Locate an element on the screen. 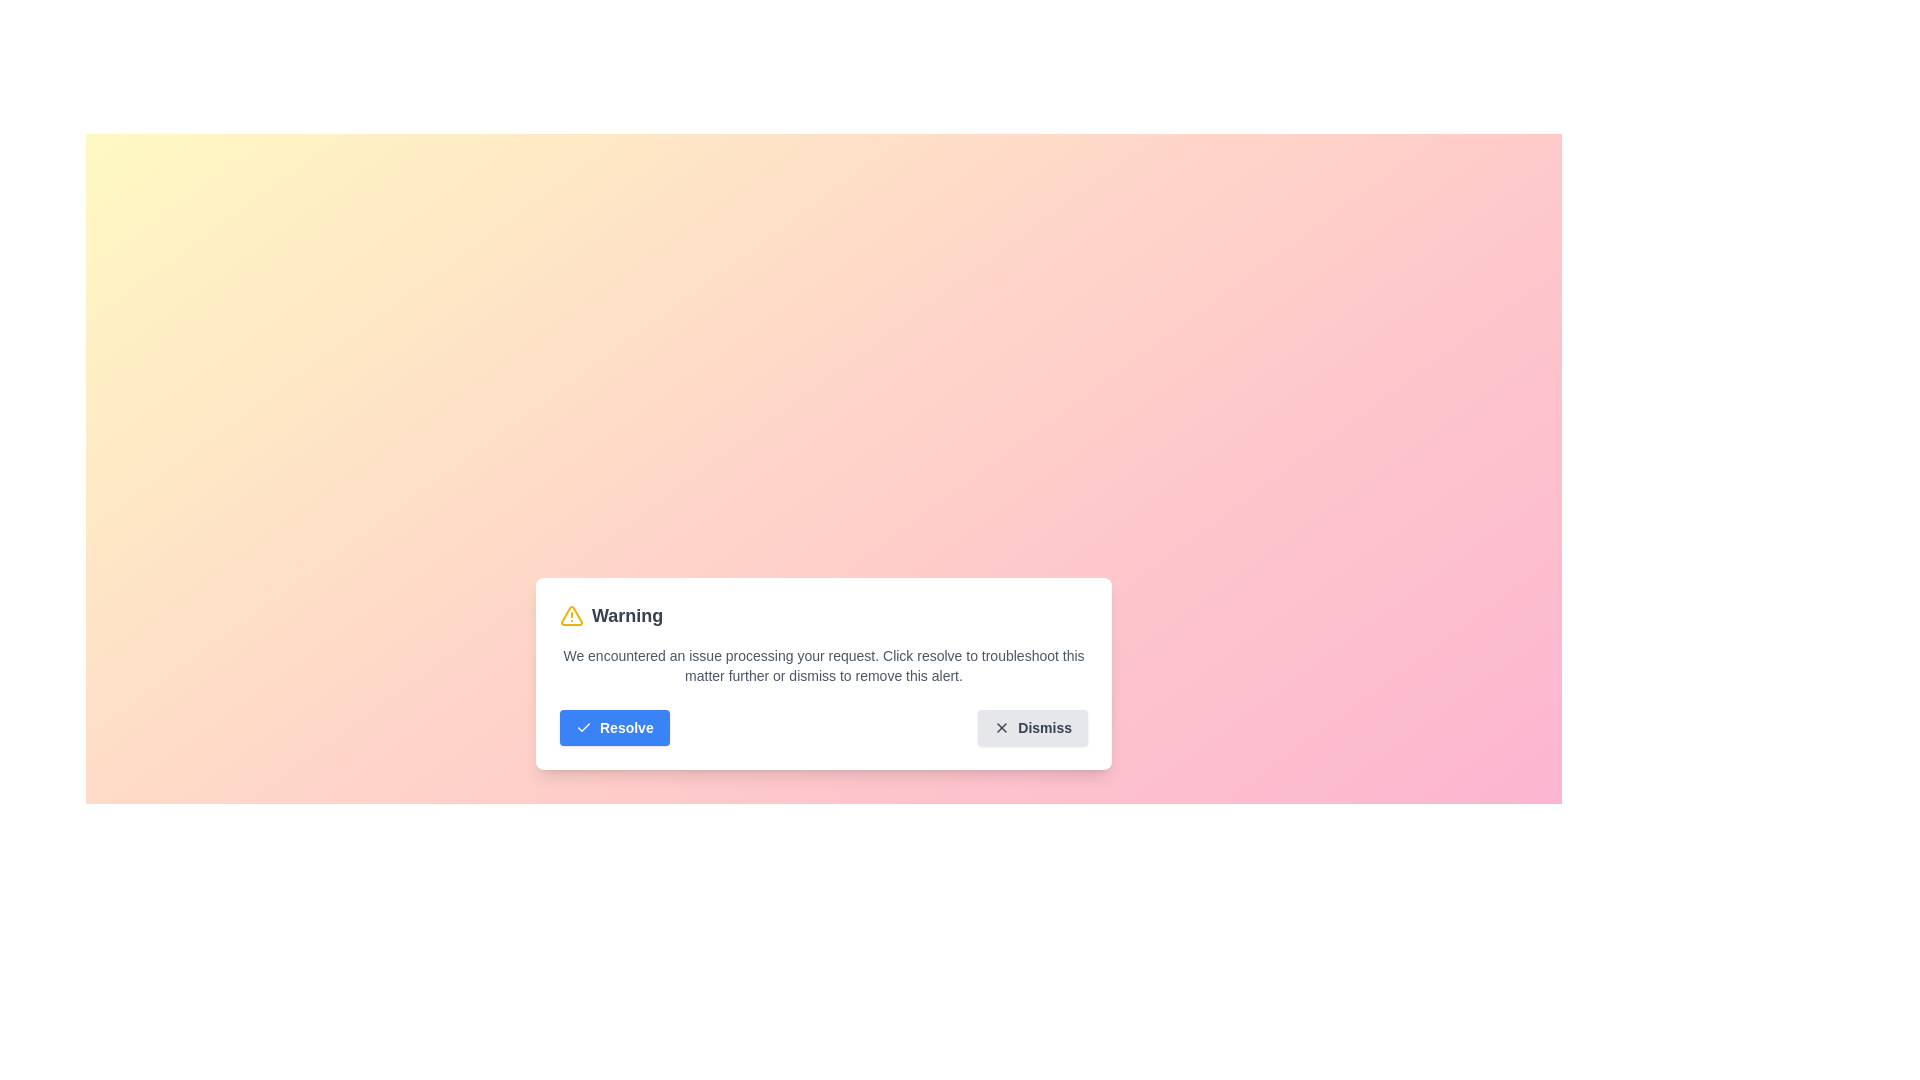 The image size is (1920, 1080). the warning notification title text, which is the second element after the alert icon with a yellow triangular symbol, centered horizontally within the alert notice is located at coordinates (626, 615).